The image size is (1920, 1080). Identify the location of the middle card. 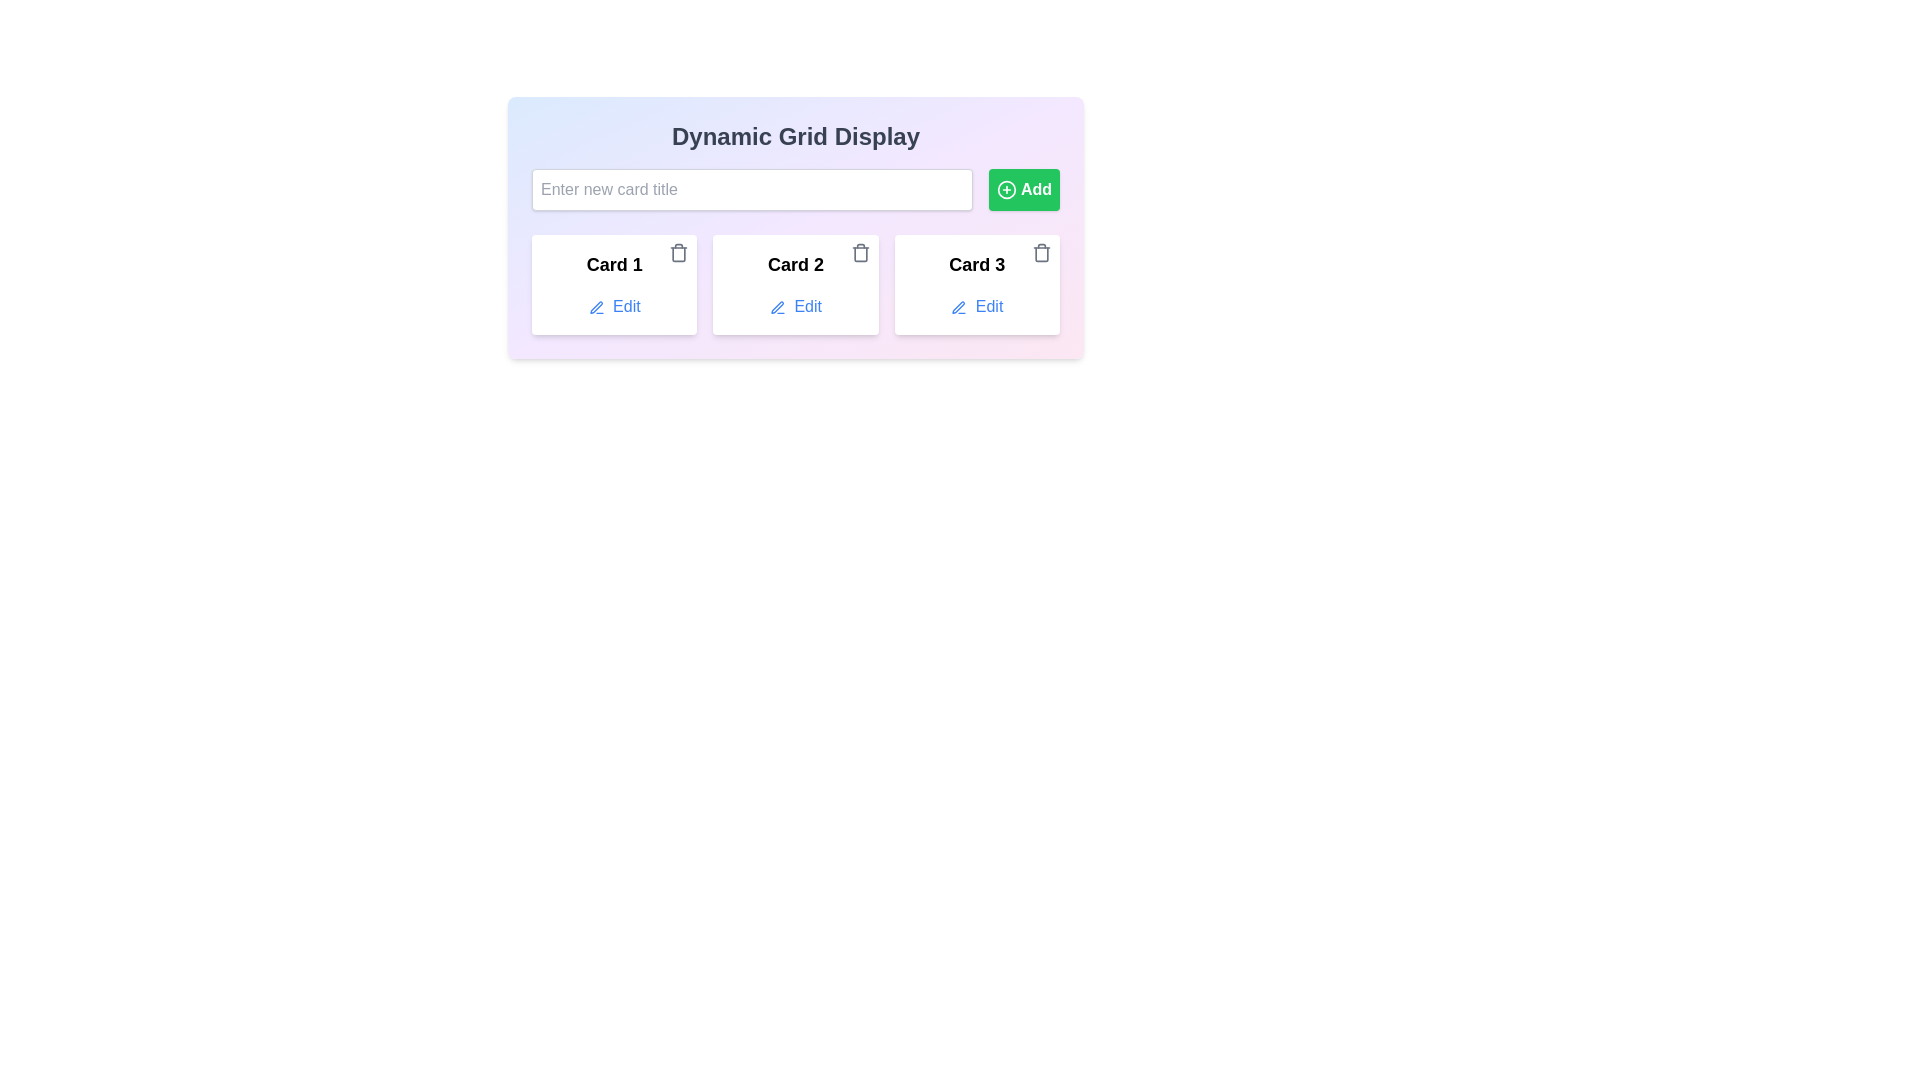
(795, 285).